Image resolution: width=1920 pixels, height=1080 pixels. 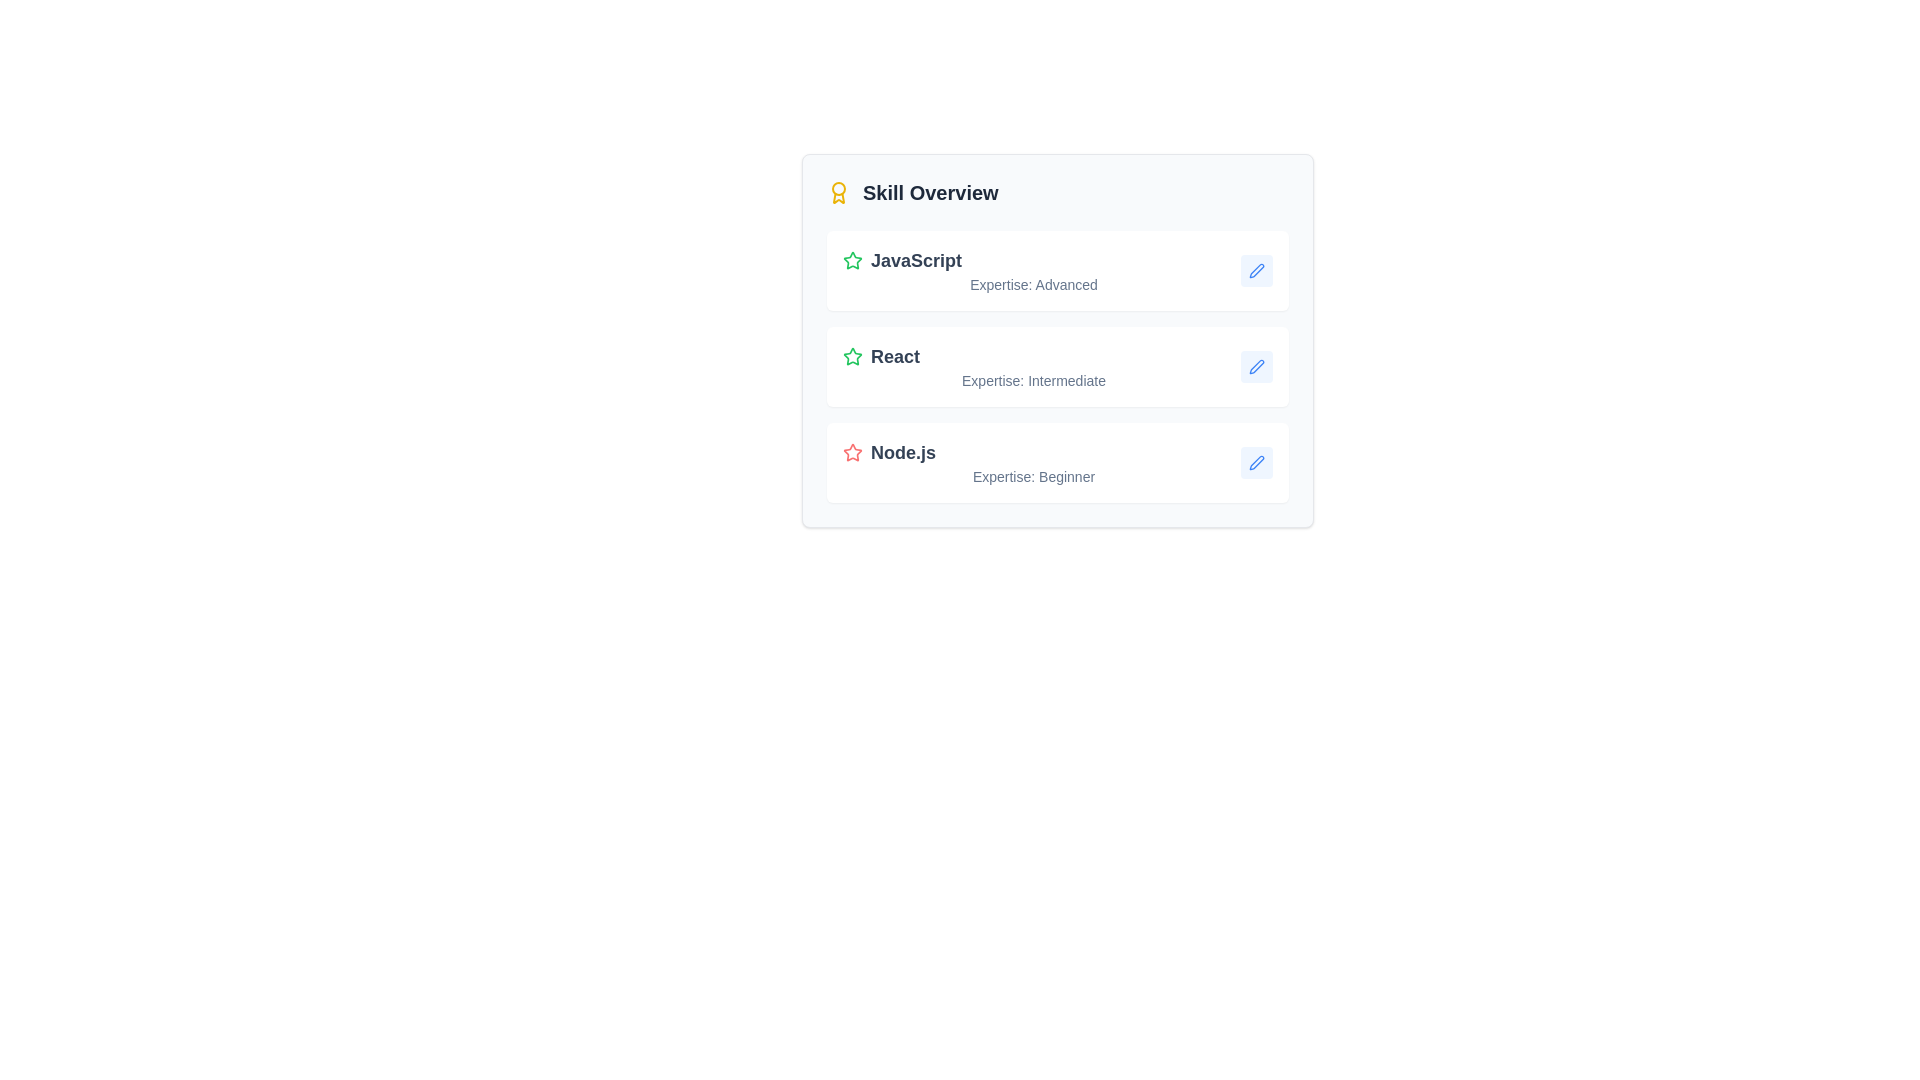 I want to click on the pen-shaped icon within the edit button on the card labeled 'JavaScript', so click(x=1256, y=270).